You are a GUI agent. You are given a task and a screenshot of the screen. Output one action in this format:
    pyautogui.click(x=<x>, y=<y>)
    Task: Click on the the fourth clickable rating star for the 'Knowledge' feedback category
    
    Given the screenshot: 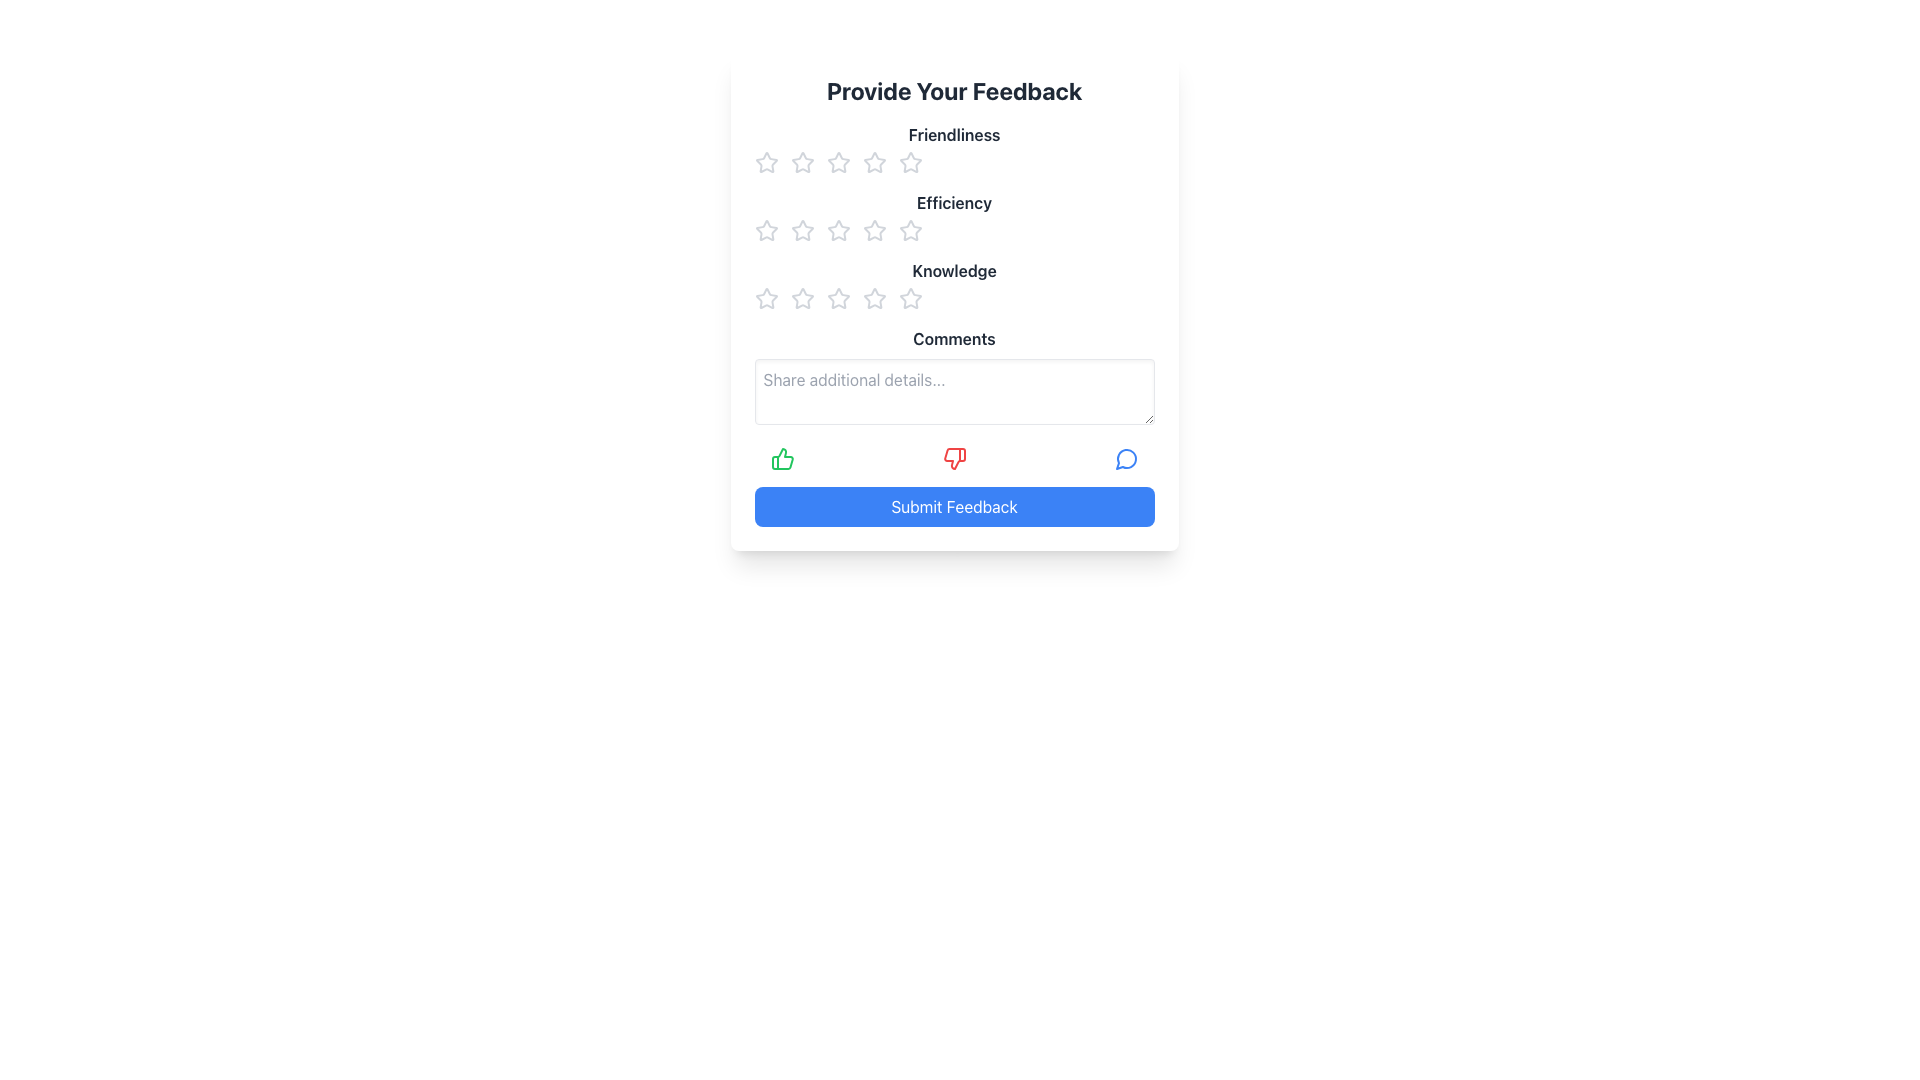 What is the action you would take?
    pyautogui.click(x=874, y=299)
    